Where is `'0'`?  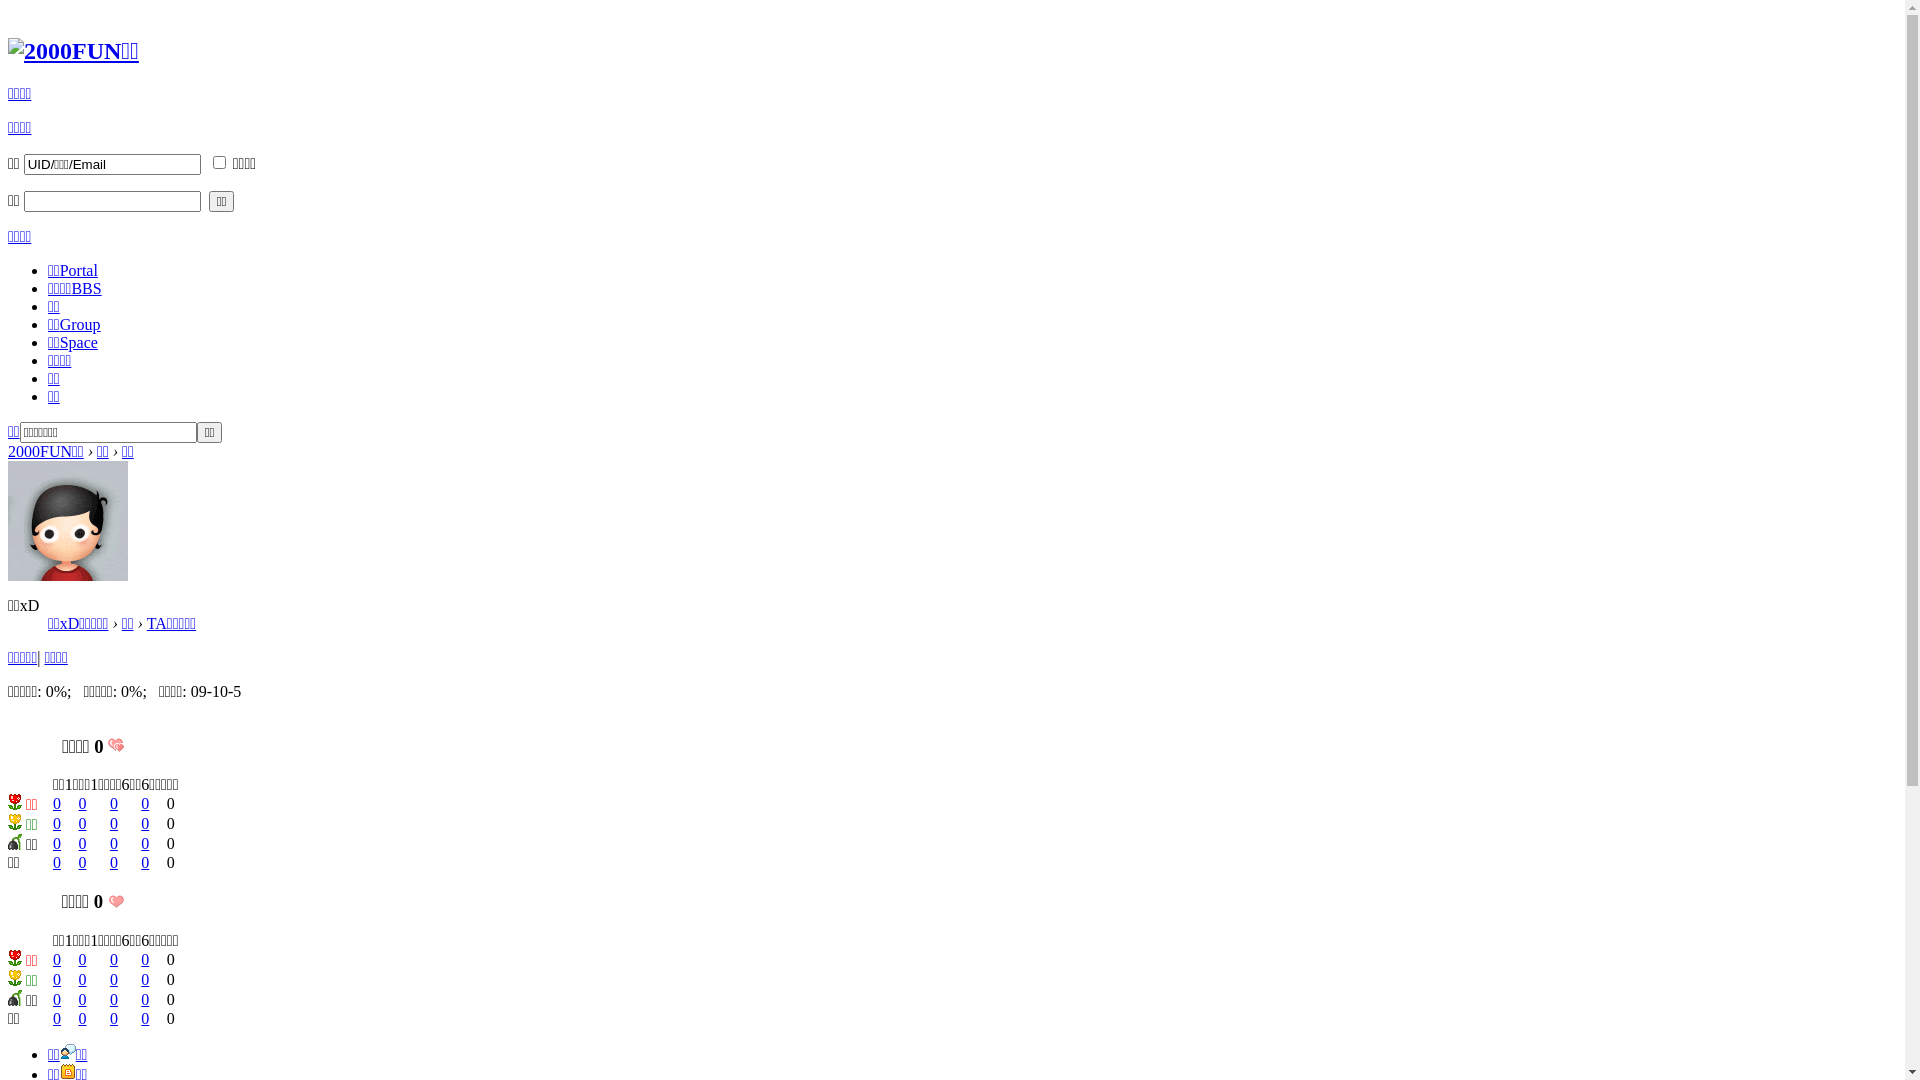
'0' is located at coordinates (143, 802).